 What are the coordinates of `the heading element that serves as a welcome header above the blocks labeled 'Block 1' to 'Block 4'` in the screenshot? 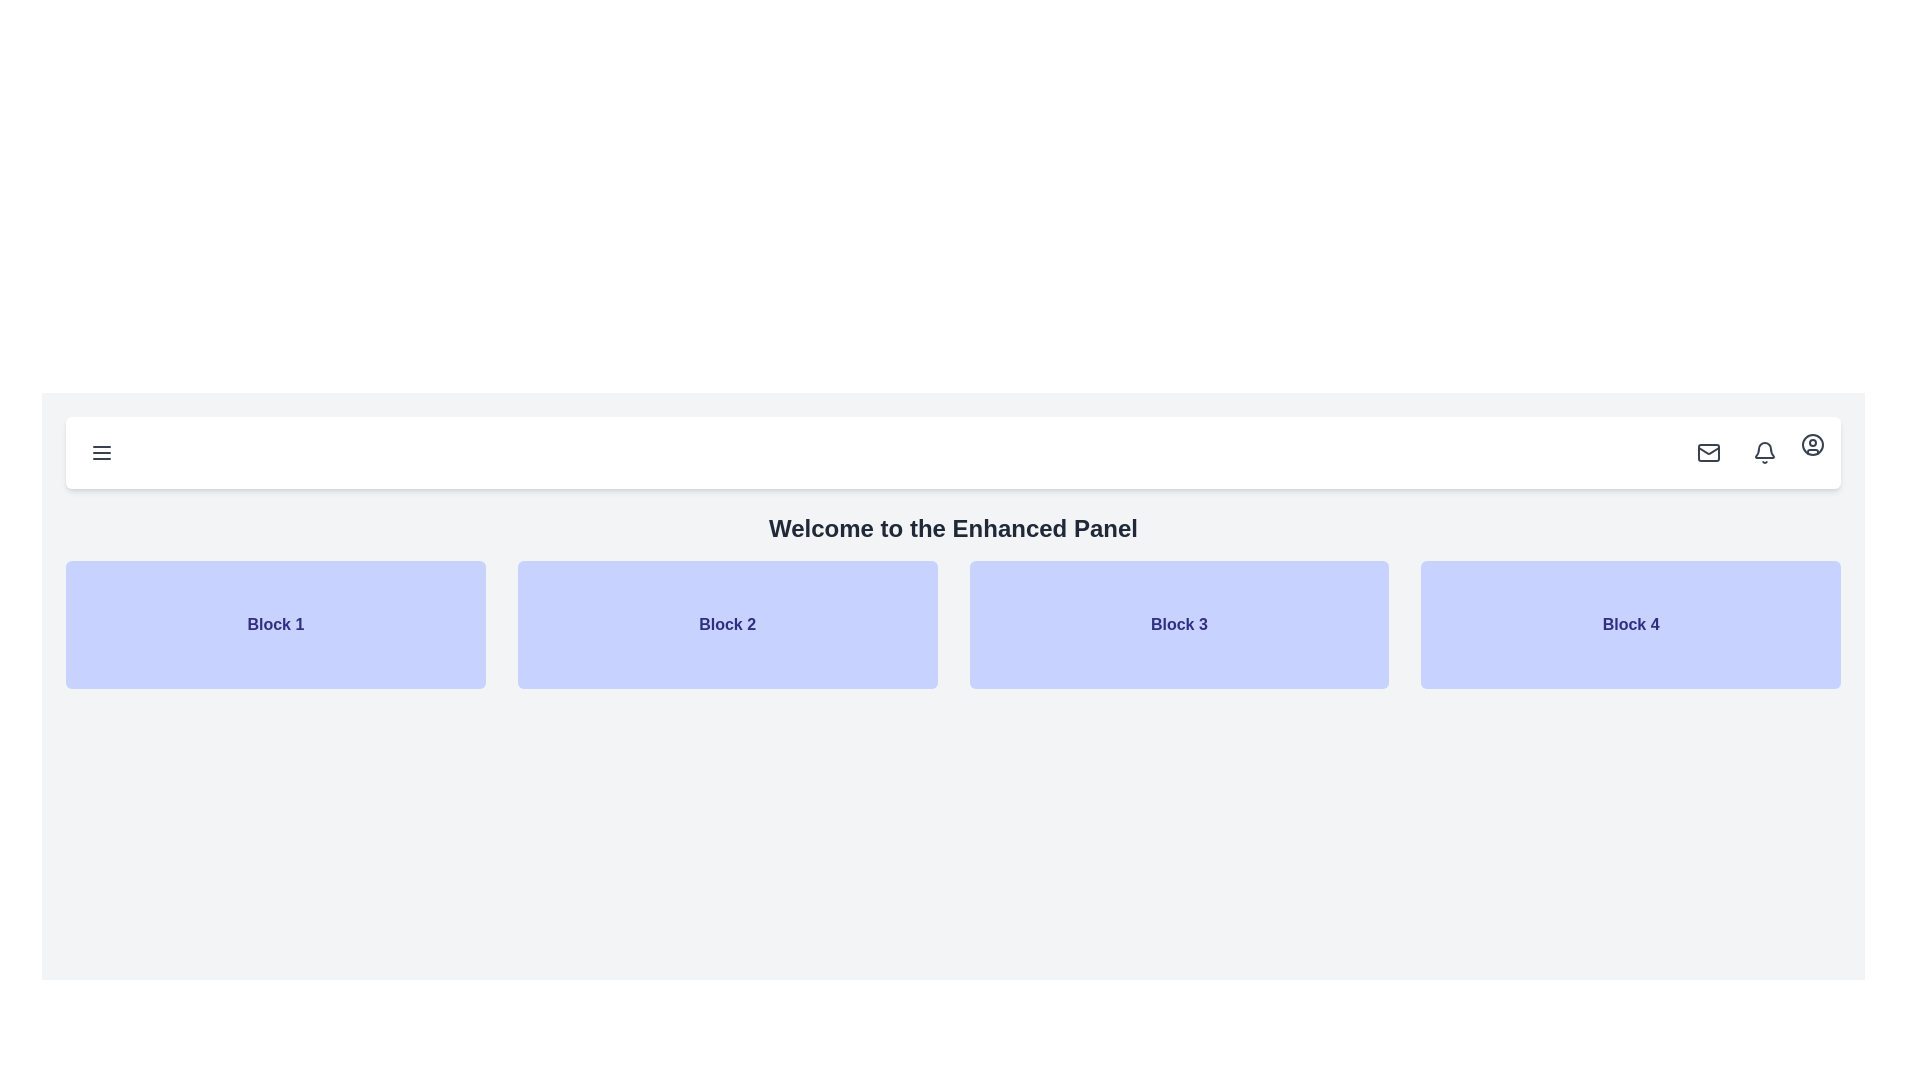 It's located at (952, 527).